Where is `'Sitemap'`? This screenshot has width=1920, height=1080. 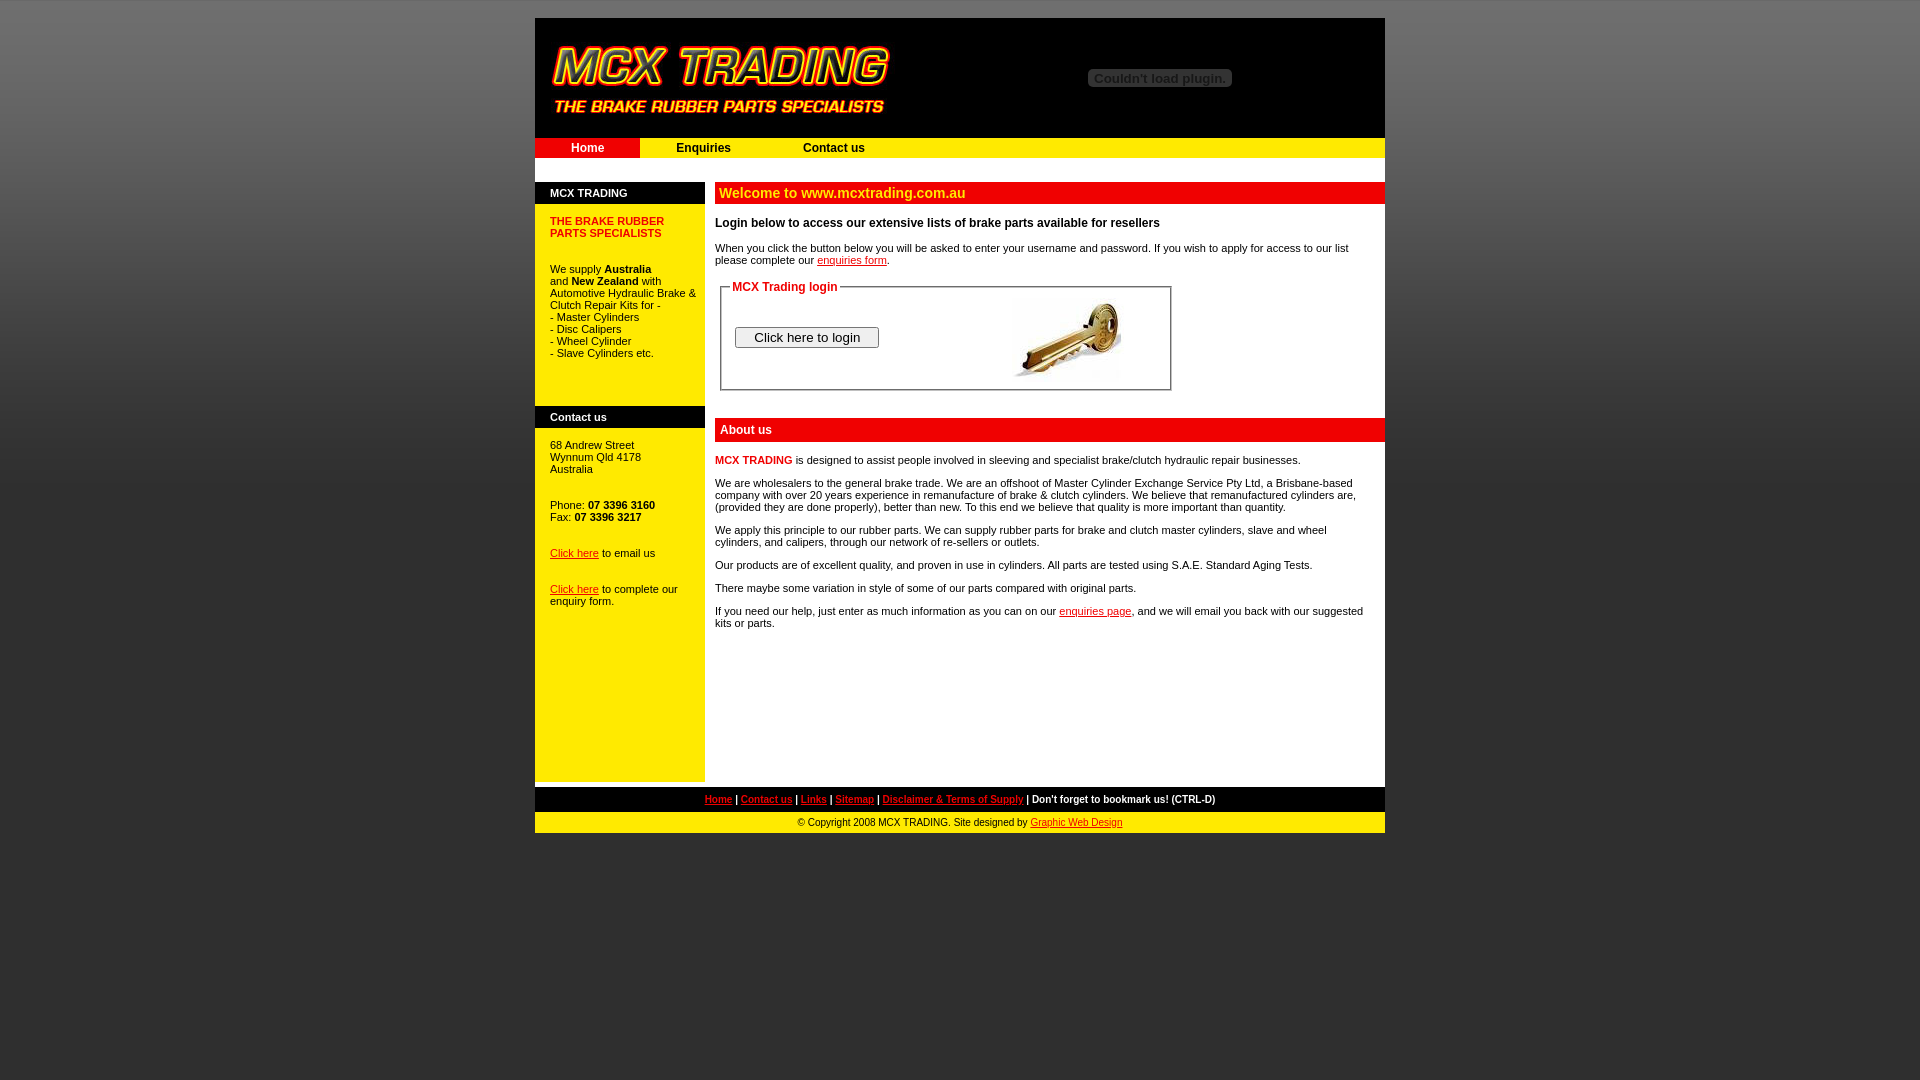 'Sitemap' is located at coordinates (854, 798).